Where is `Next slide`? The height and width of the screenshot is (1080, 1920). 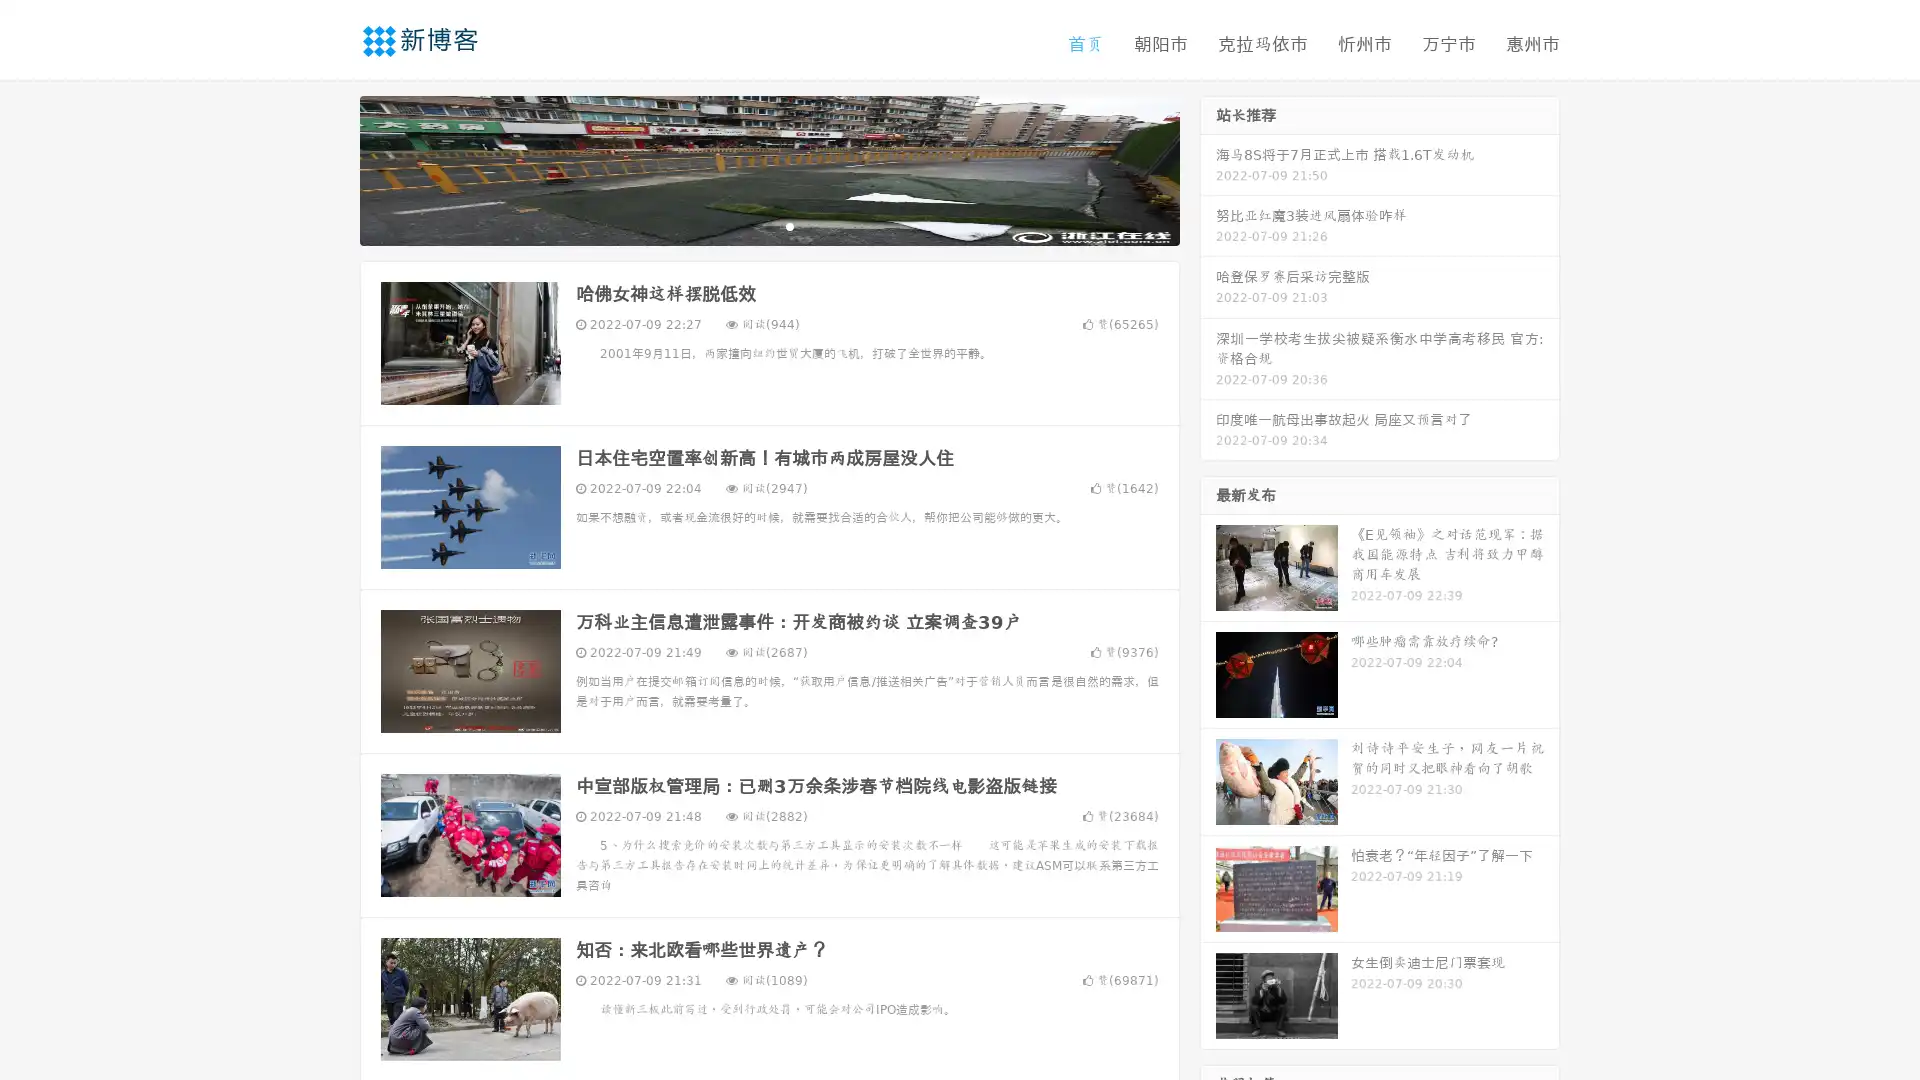 Next slide is located at coordinates (1208, 168).